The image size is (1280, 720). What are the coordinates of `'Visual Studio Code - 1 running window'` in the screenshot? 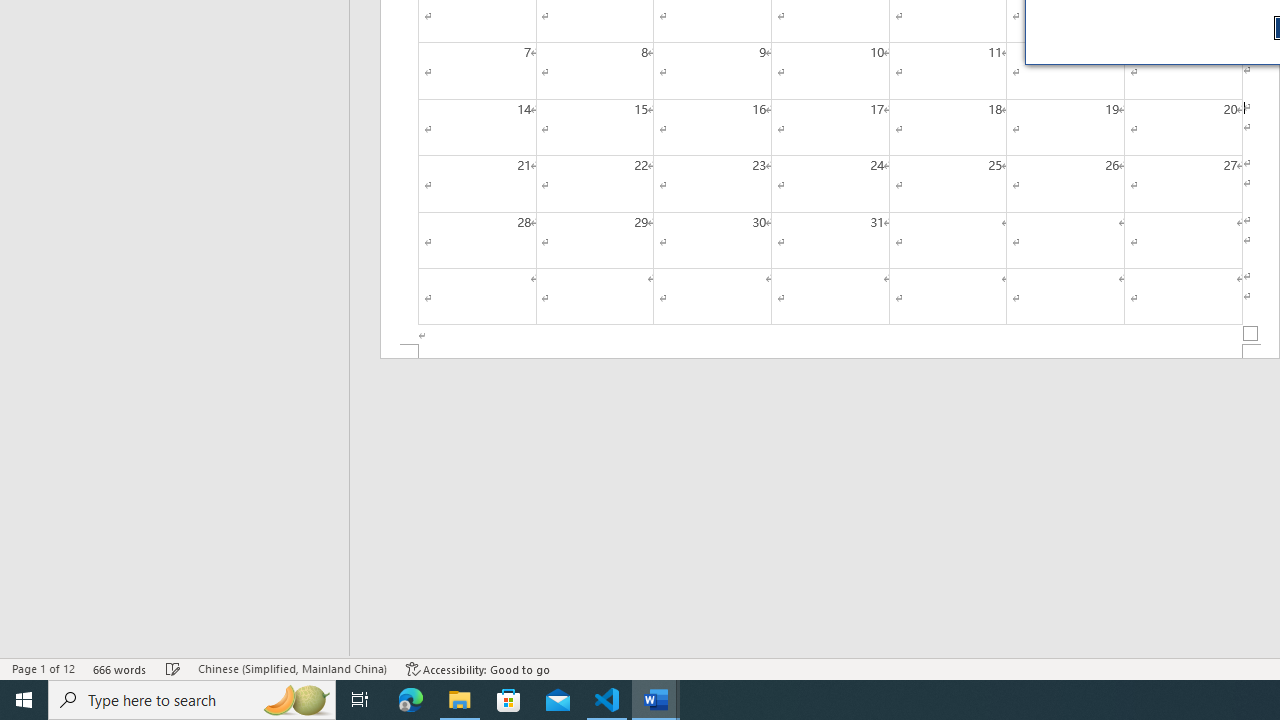 It's located at (606, 698).